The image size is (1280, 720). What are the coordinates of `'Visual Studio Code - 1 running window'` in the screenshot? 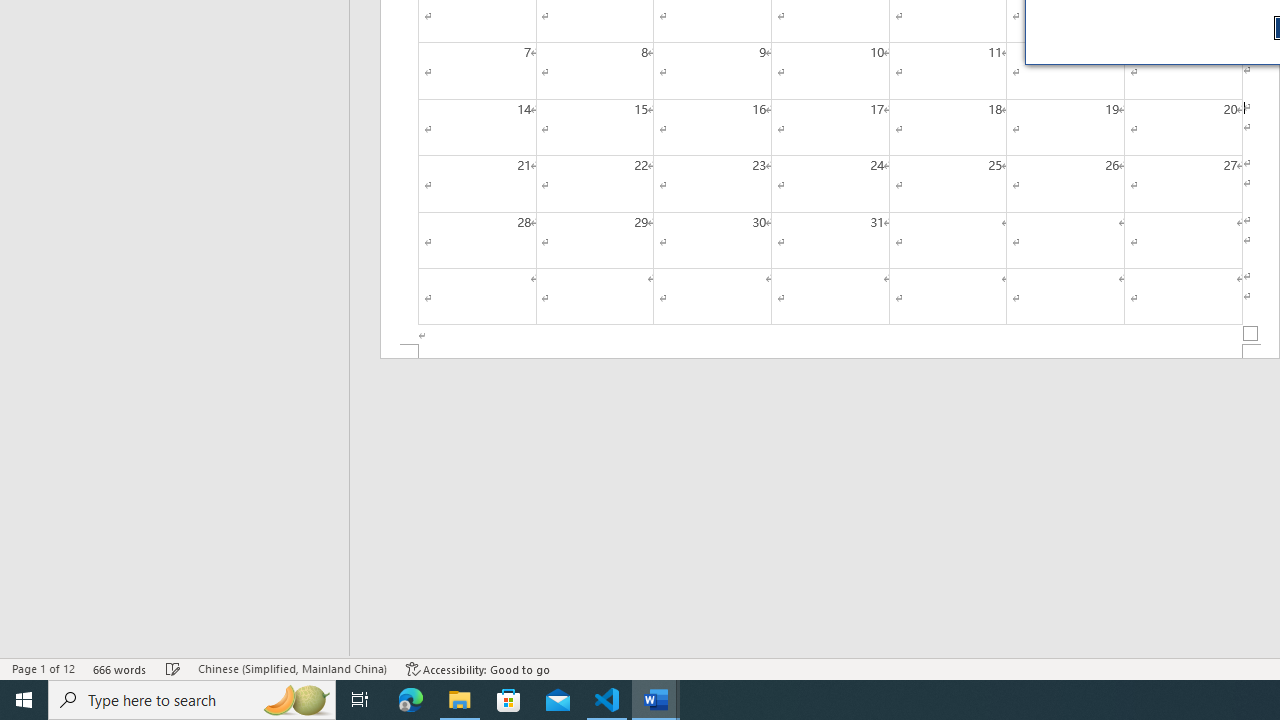 It's located at (606, 698).